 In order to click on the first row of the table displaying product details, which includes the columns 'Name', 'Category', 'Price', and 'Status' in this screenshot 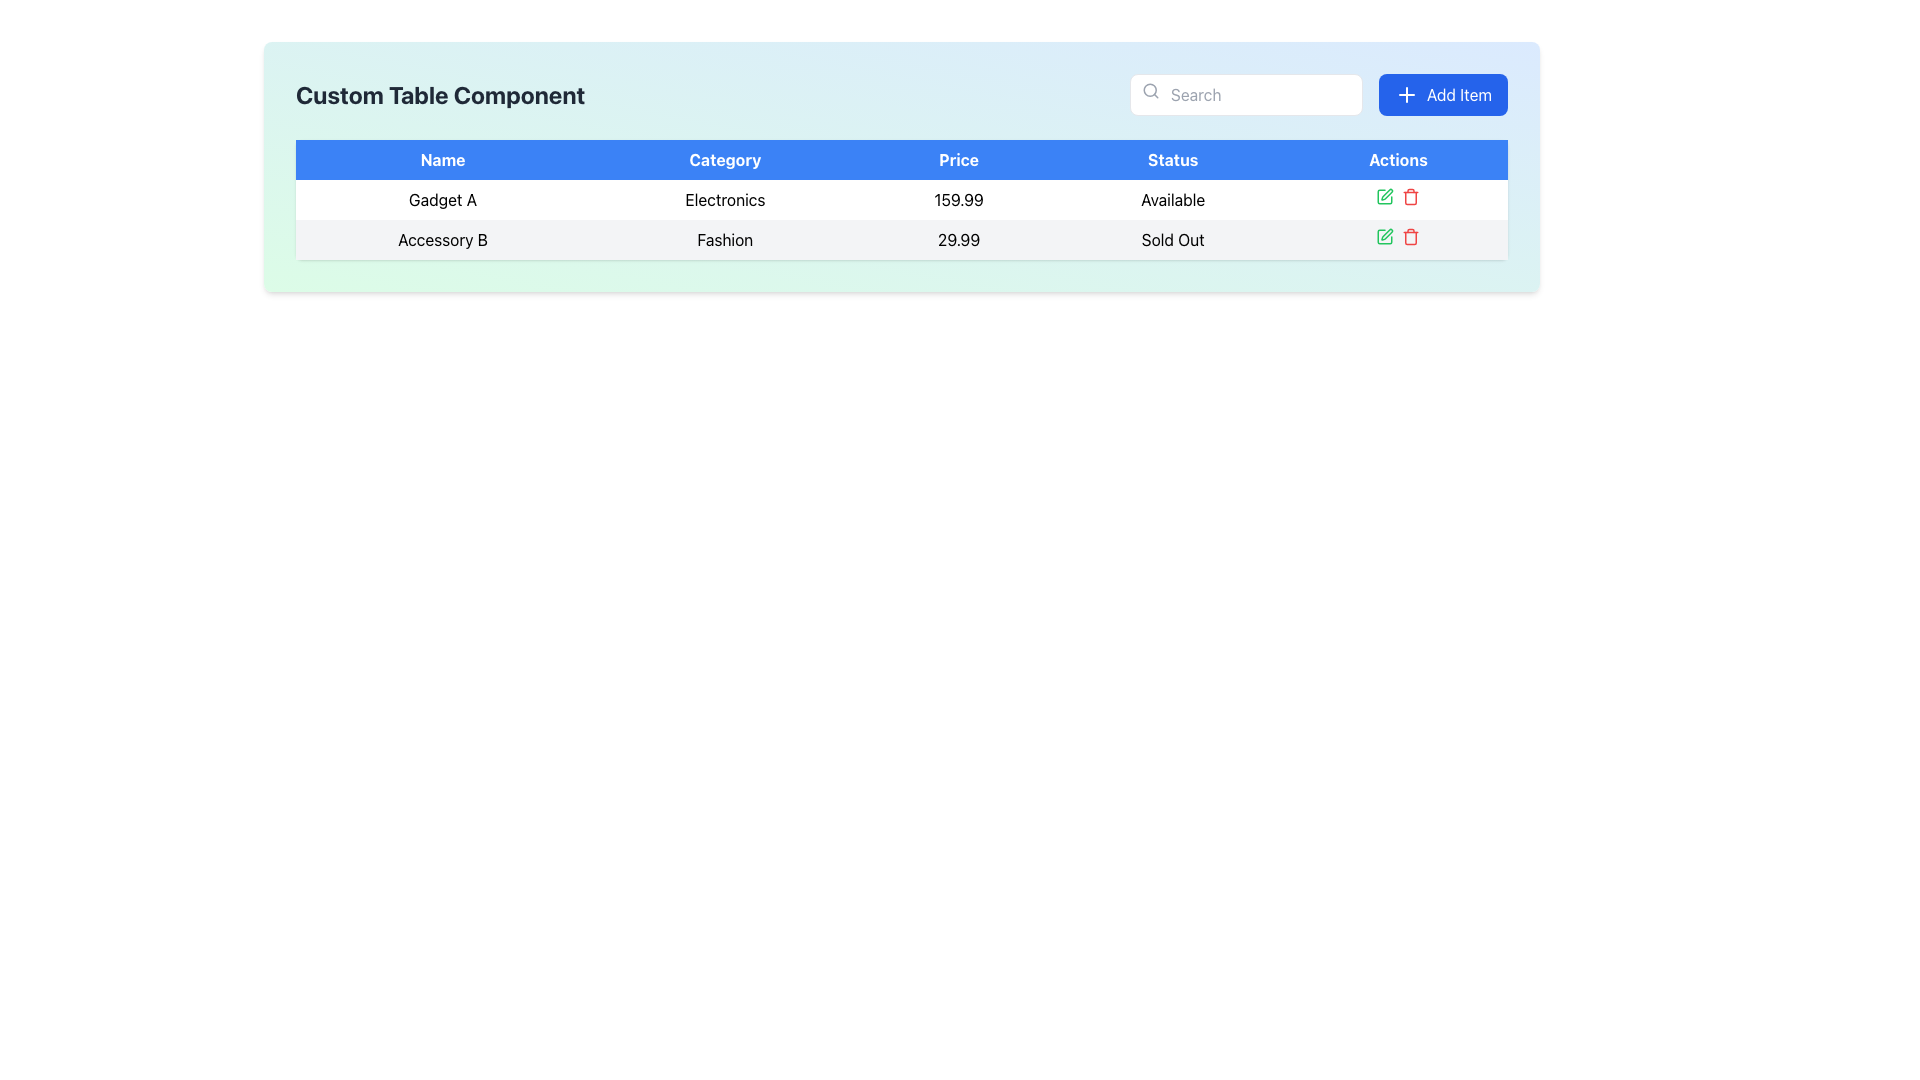, I will do `click(901, 200)`.